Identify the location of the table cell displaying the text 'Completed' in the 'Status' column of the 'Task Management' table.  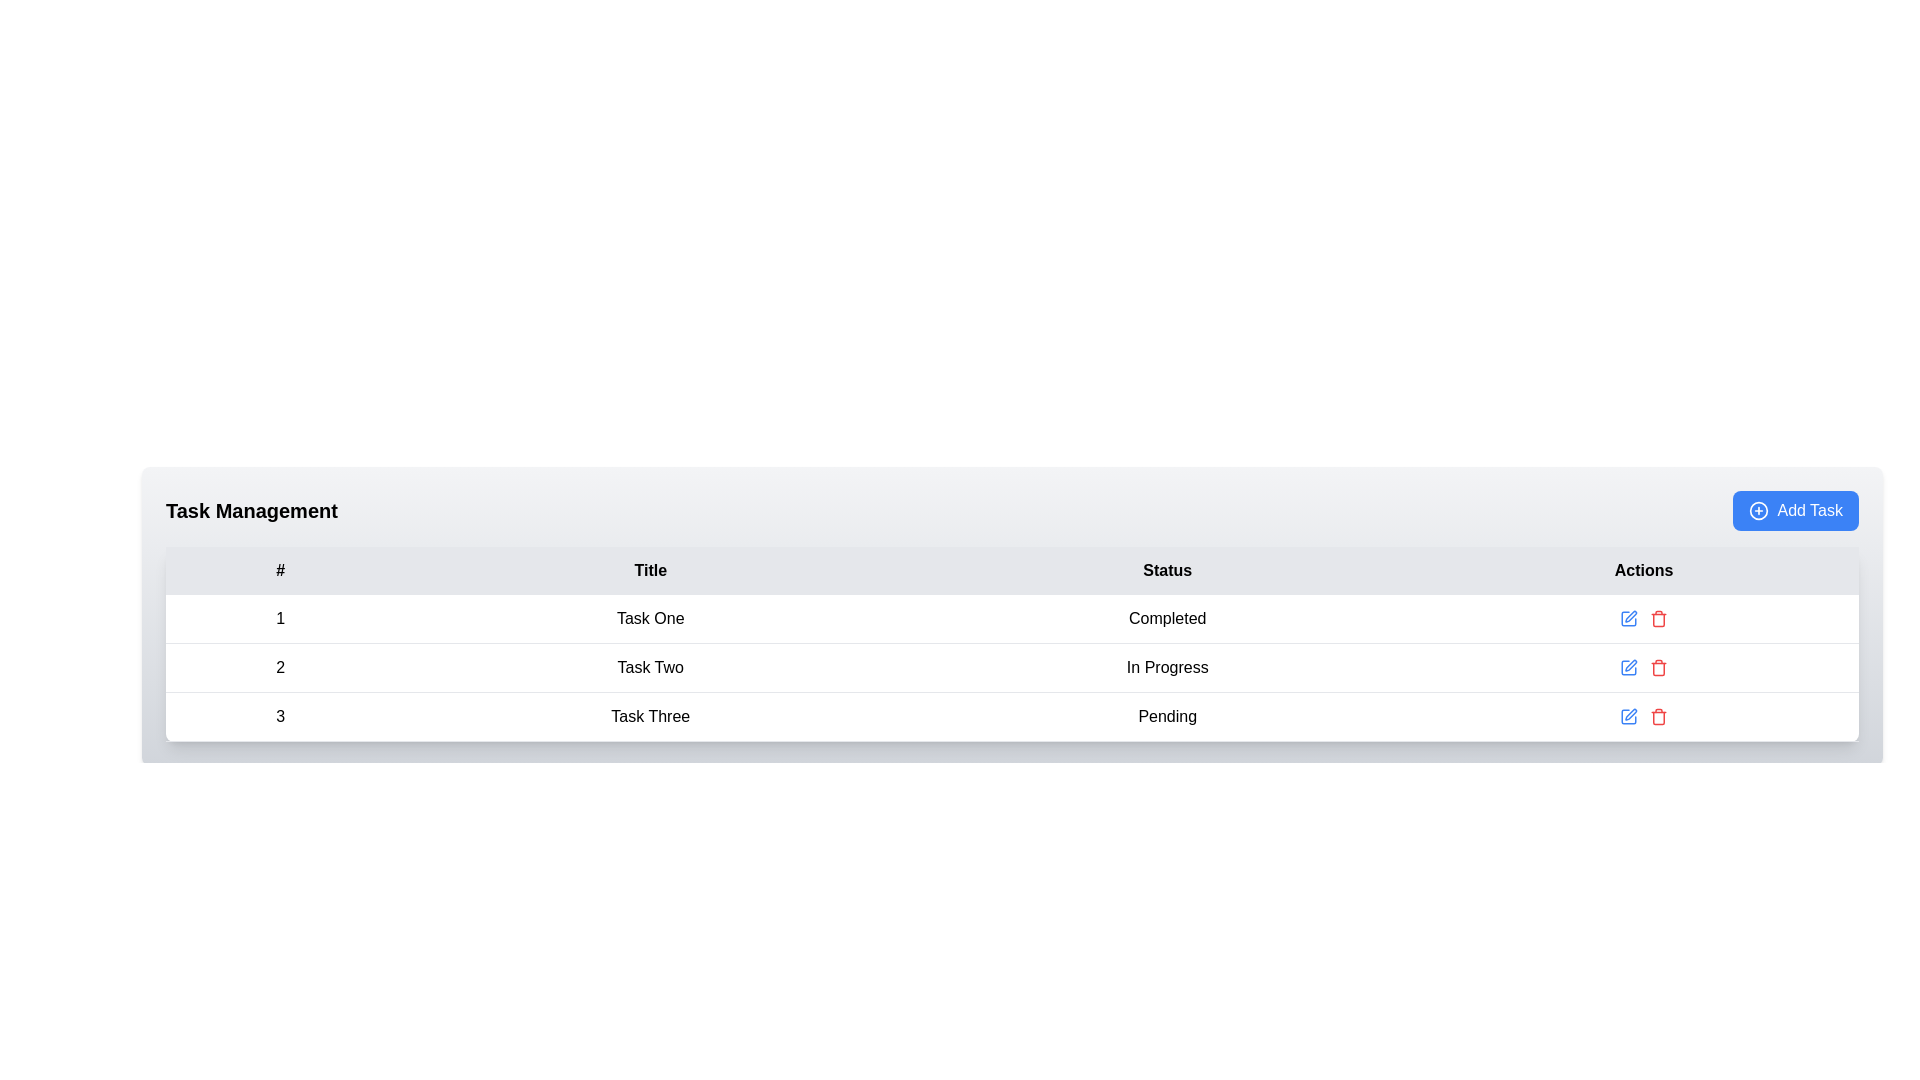
(1167, 618).